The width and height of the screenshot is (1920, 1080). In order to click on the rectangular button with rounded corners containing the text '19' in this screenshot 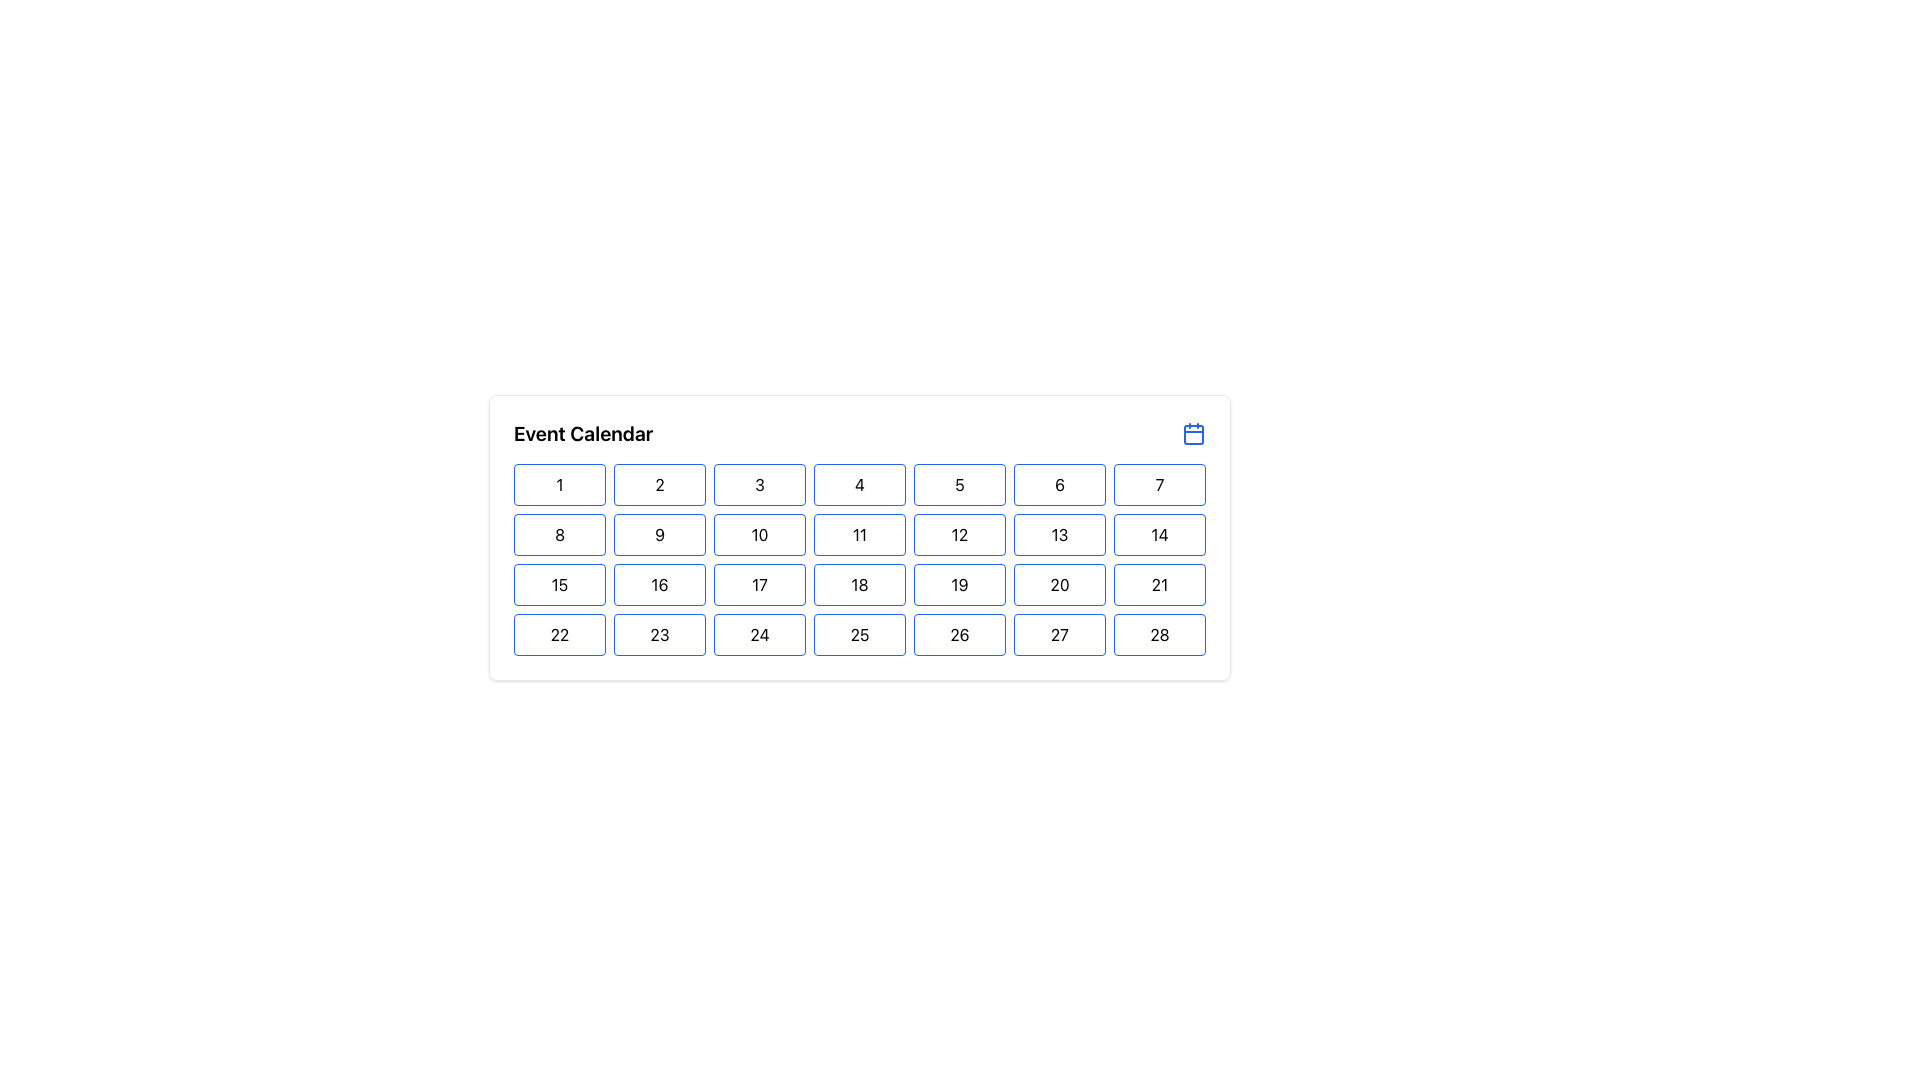, I will do `click(960, 585)`.